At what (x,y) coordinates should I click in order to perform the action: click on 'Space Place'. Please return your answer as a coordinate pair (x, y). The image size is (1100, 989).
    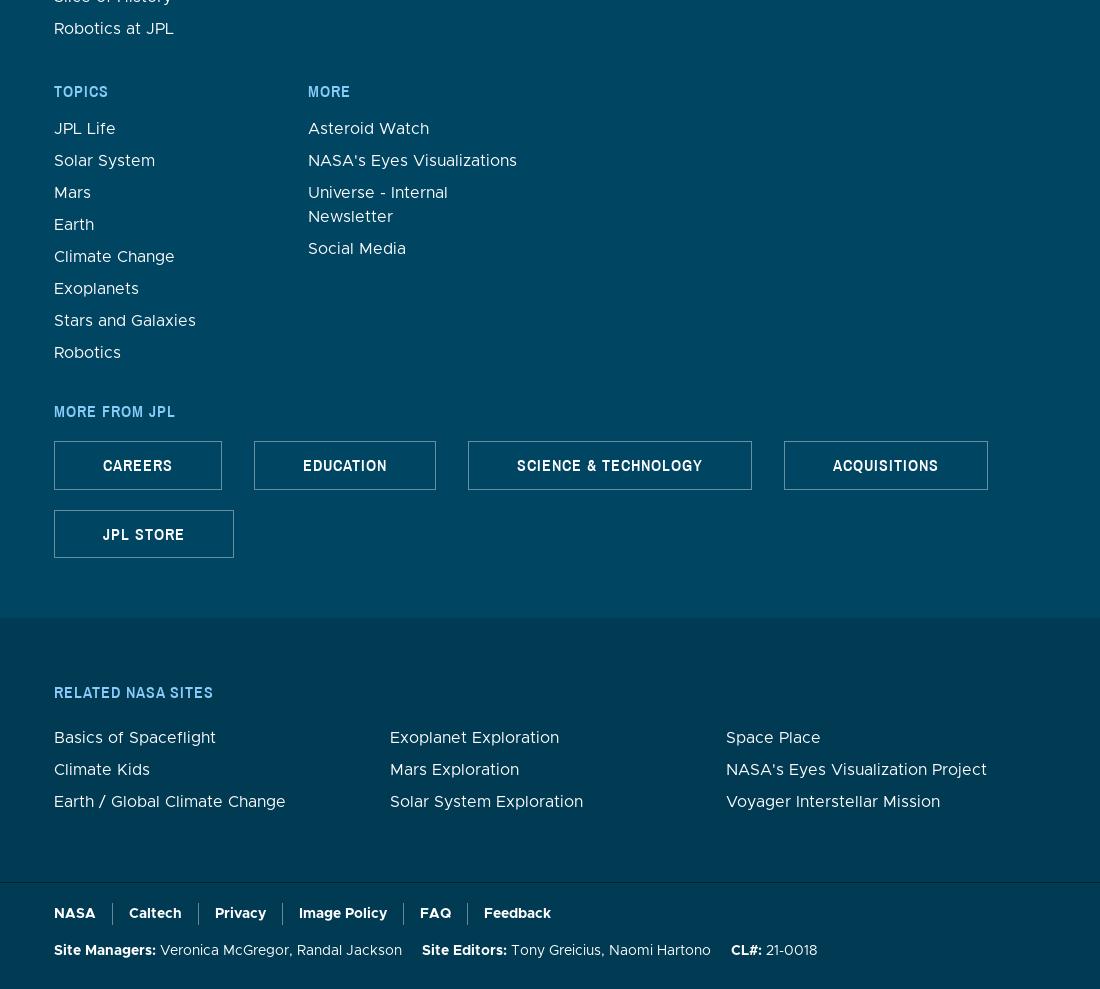
    Looking at the image, I should click on (725, 737).